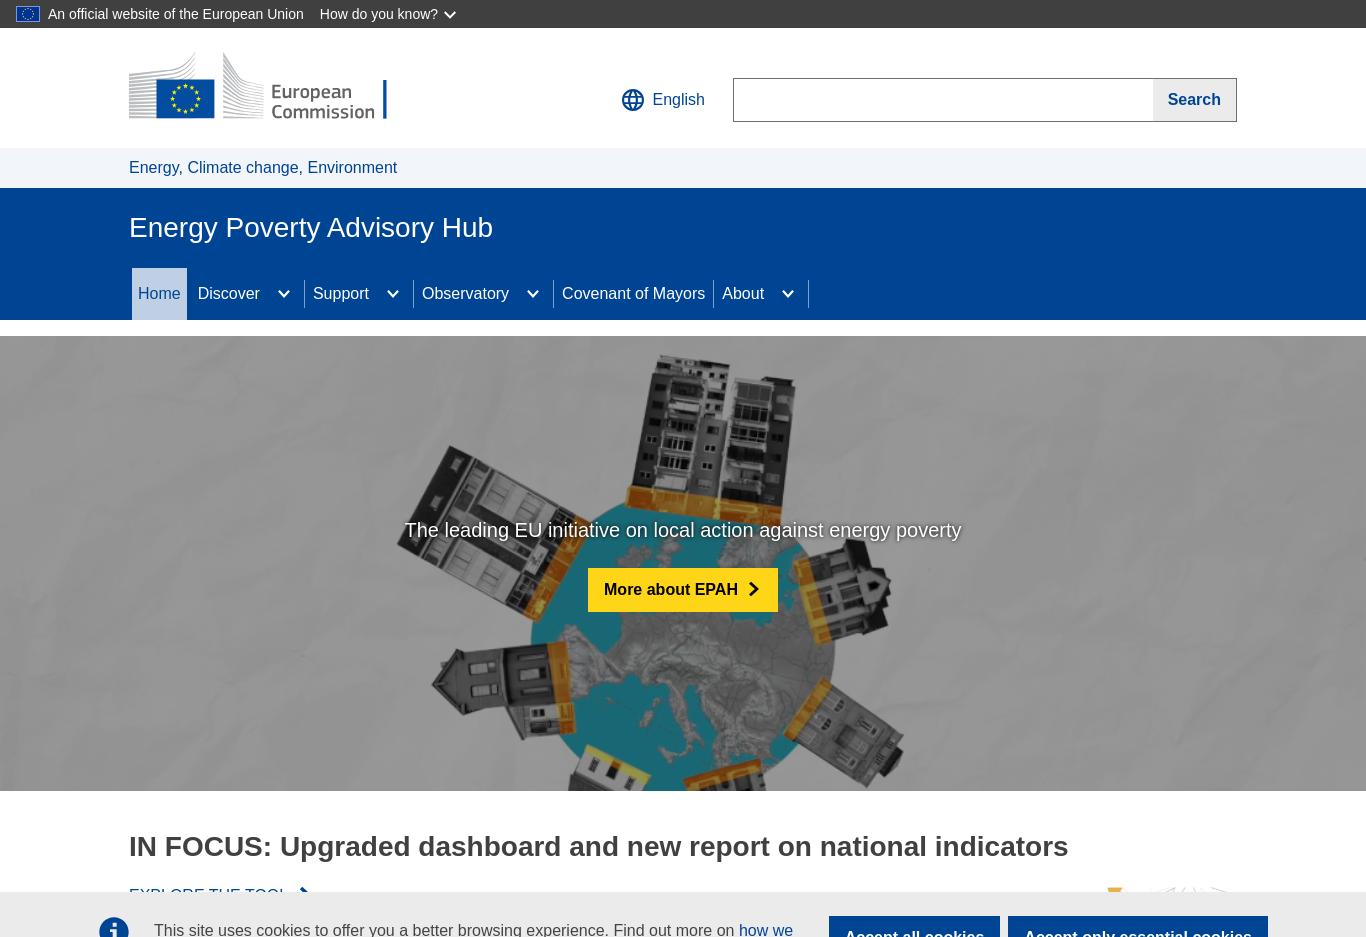 The image size is (1366, 937). I want to click on 'Helpdesk', so click(311, 473).